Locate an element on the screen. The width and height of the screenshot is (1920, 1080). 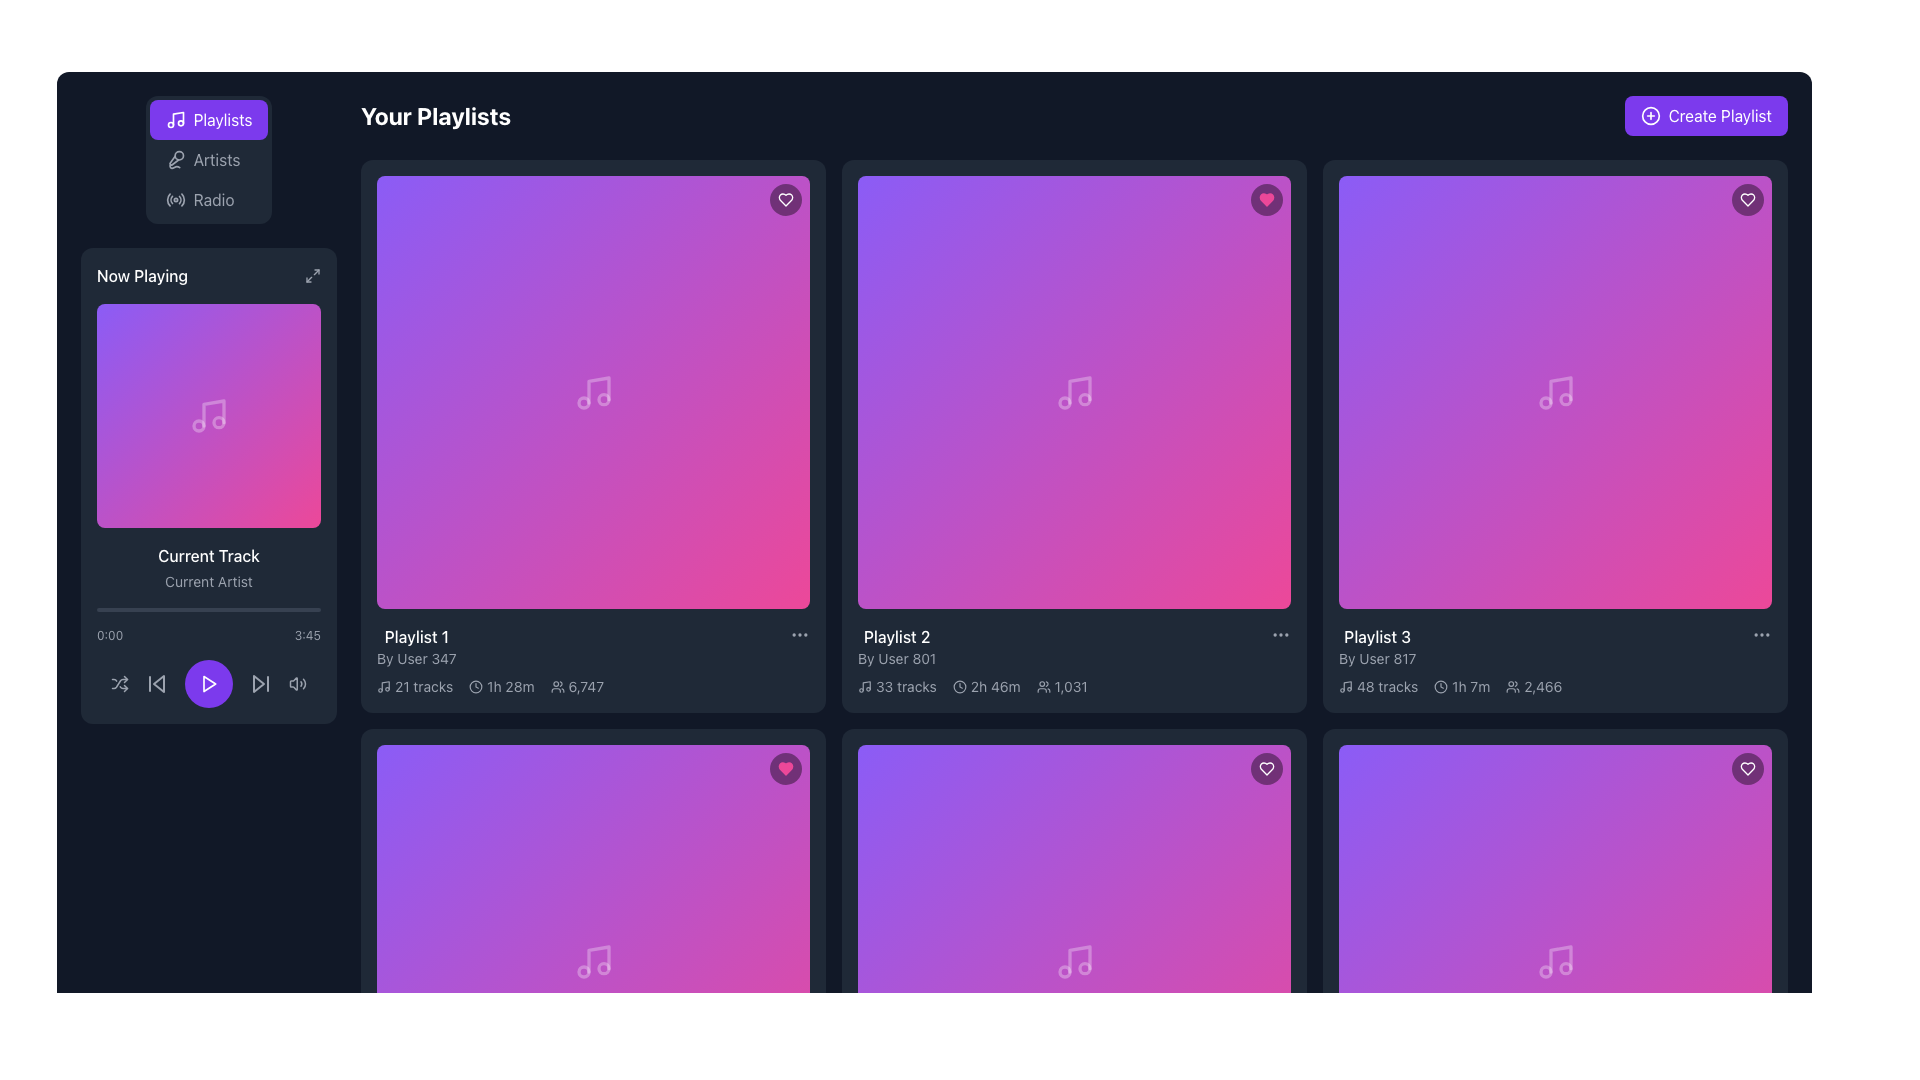
the static text displaying the number '2,466' located in the third playlist card ('Playlist 3'), which is aligned horizontally with a group of people icon is located at coordinates (1542, 685).